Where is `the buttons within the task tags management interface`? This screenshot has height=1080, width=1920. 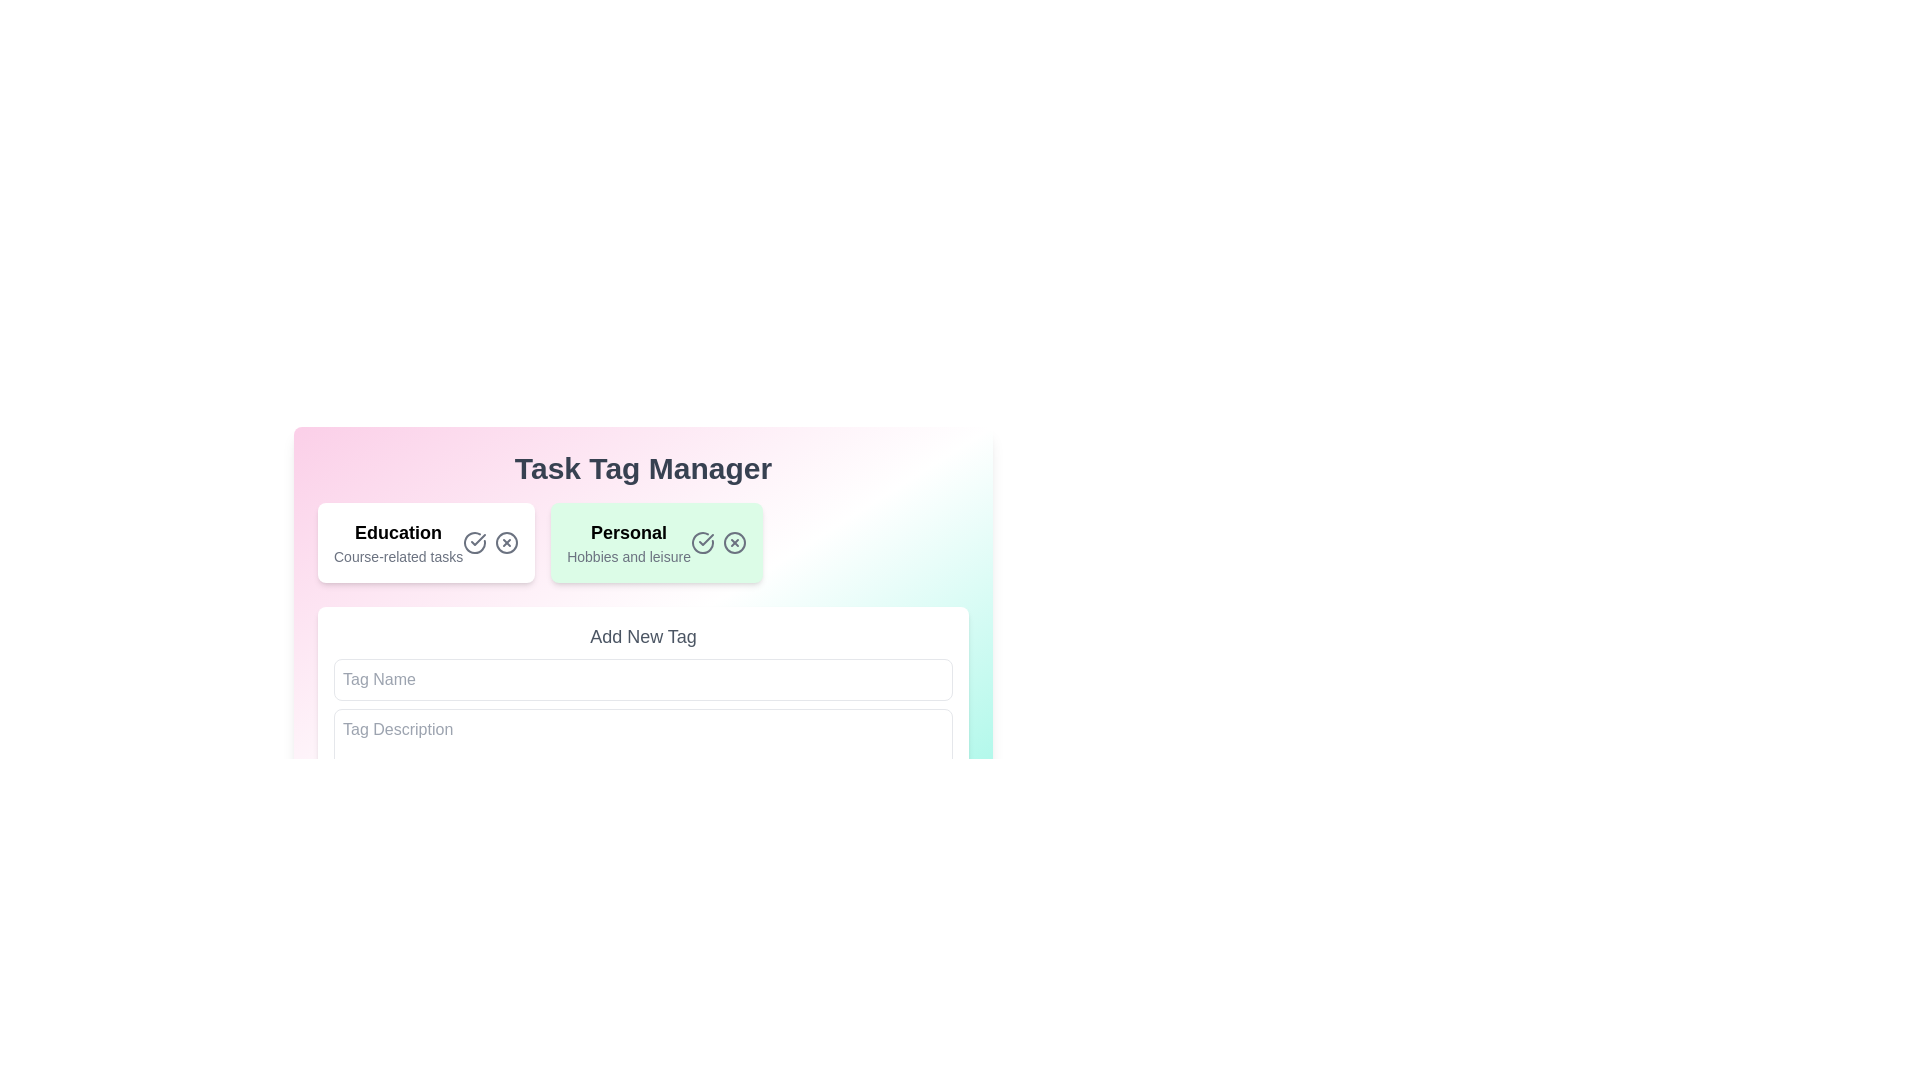 the buttons within the task tags management interface is located at coordinates (643, 648).